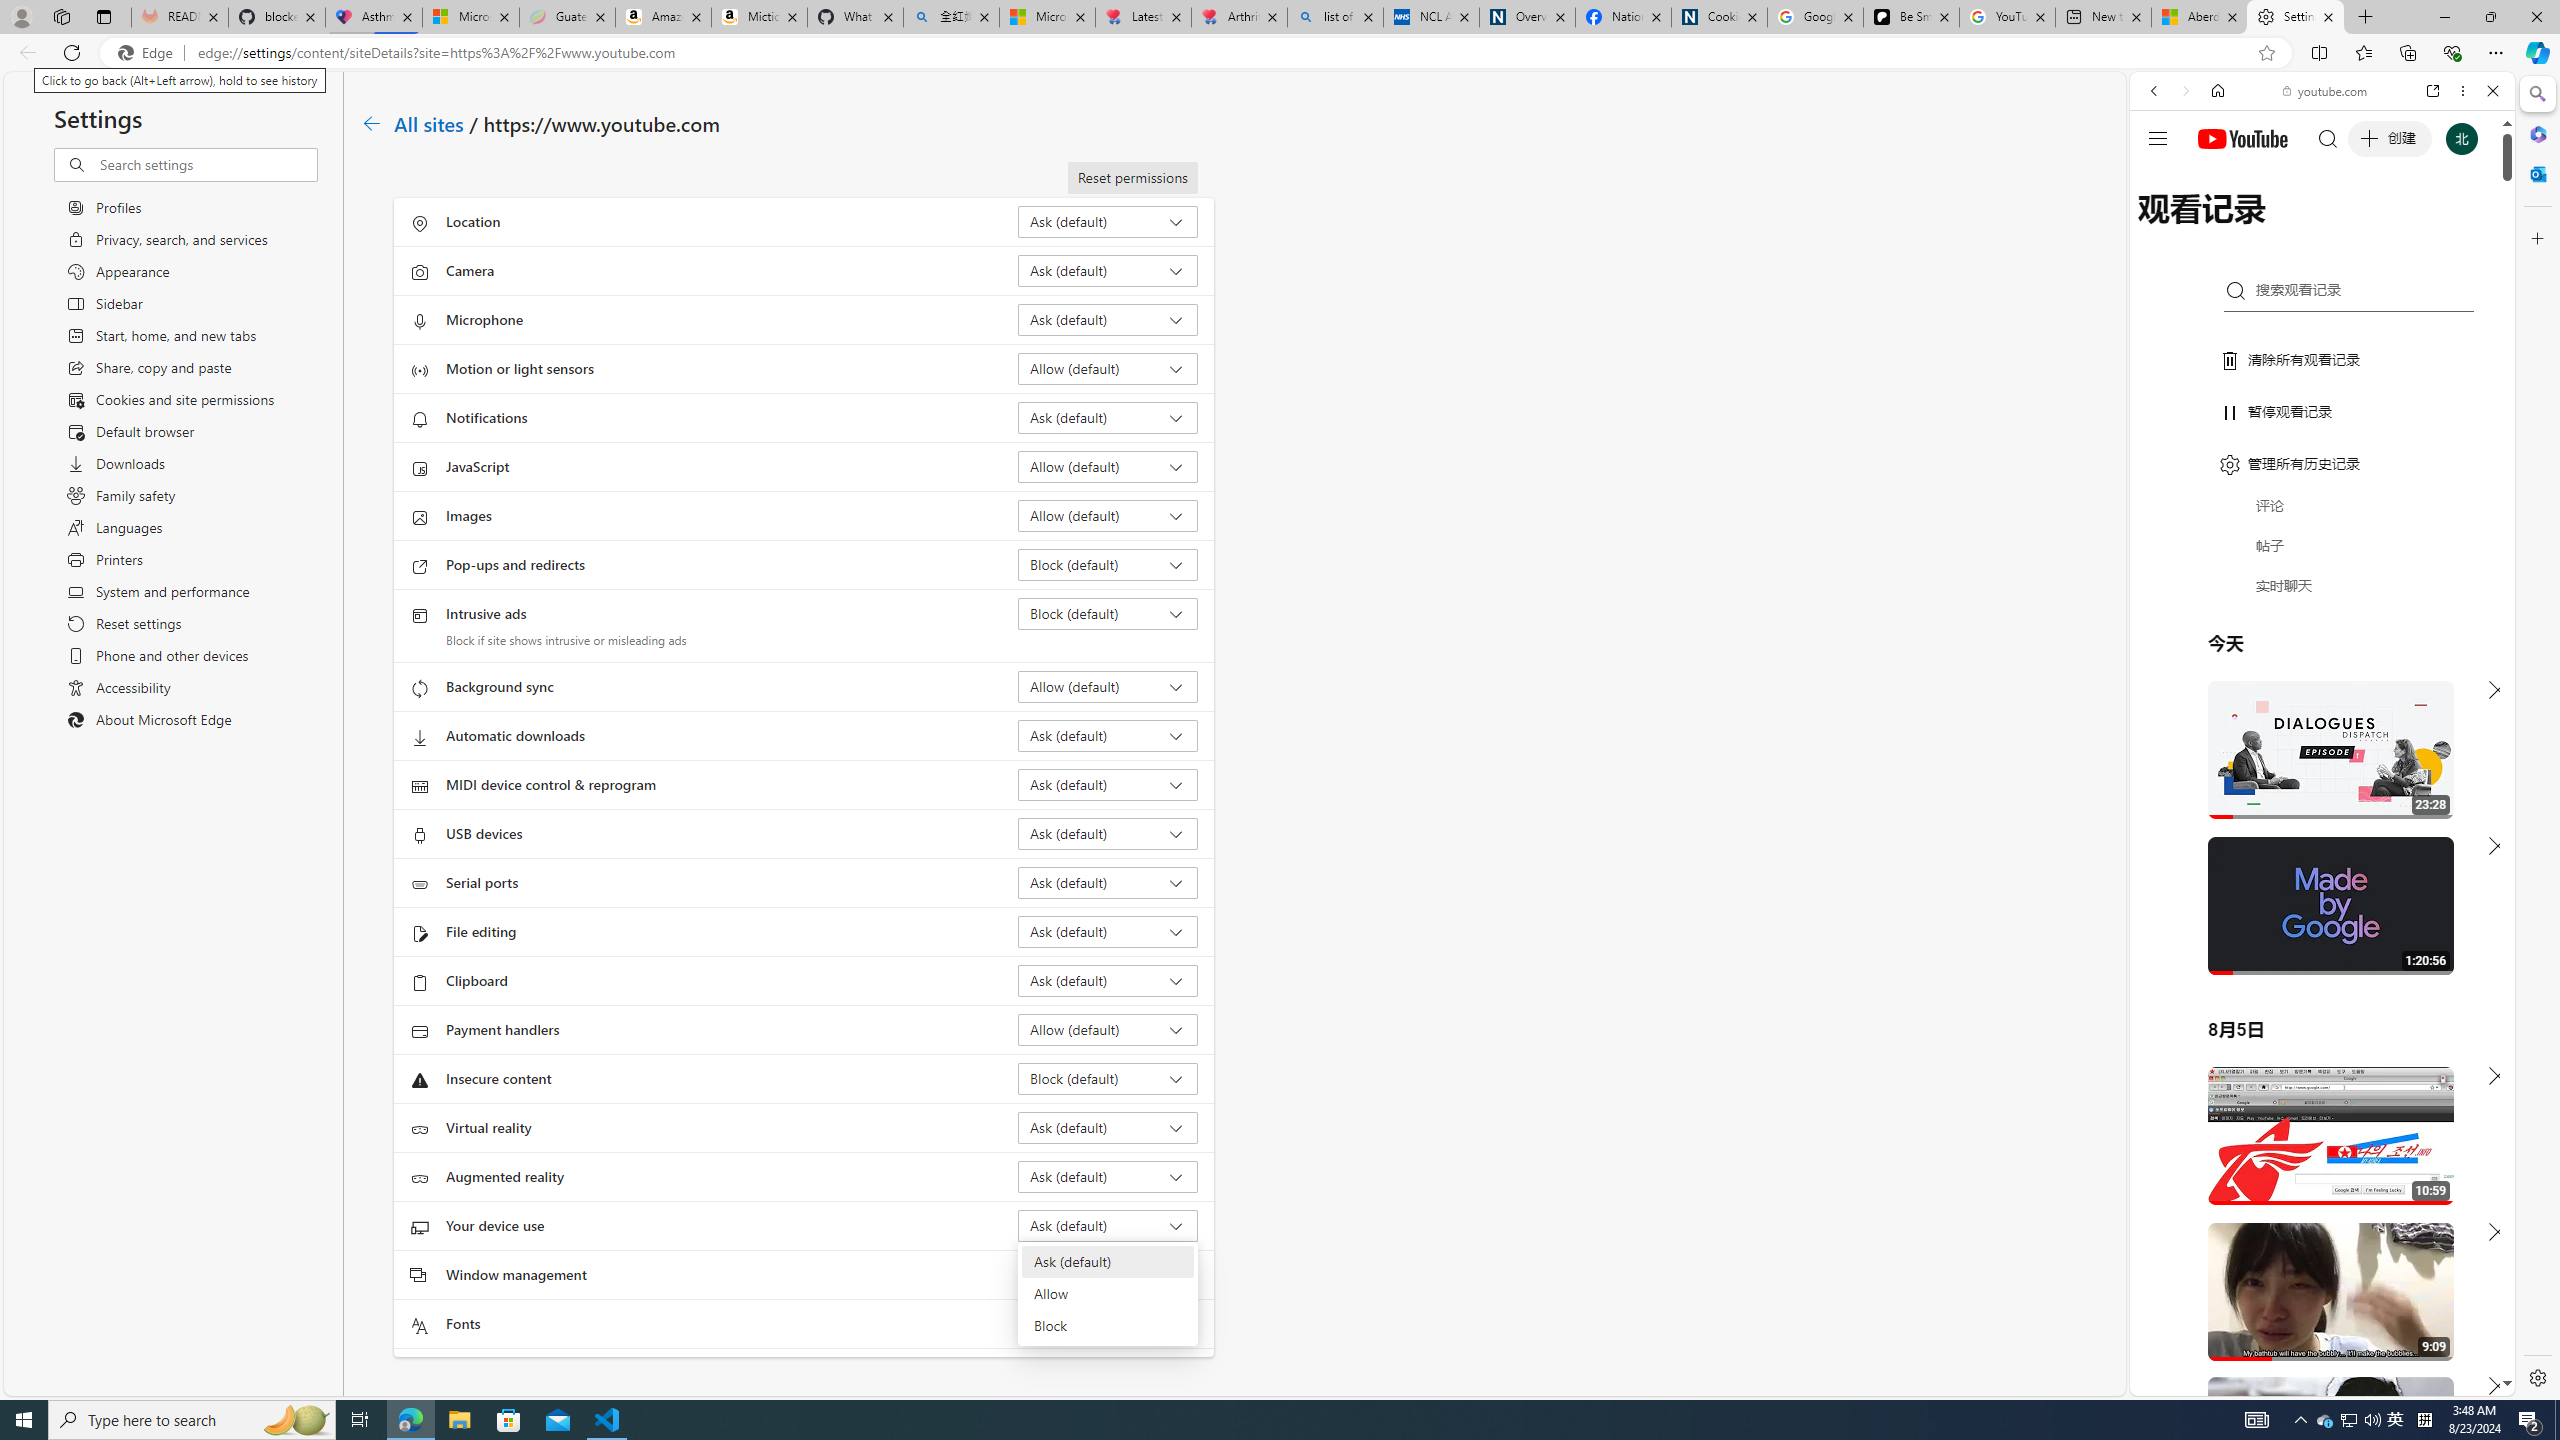 This screenshot has height=1440, width=2560. What do you see at coordinates (1106, 1294) in the screenshot?
I see `'Allow'` at bounding box center [1106, 1294].